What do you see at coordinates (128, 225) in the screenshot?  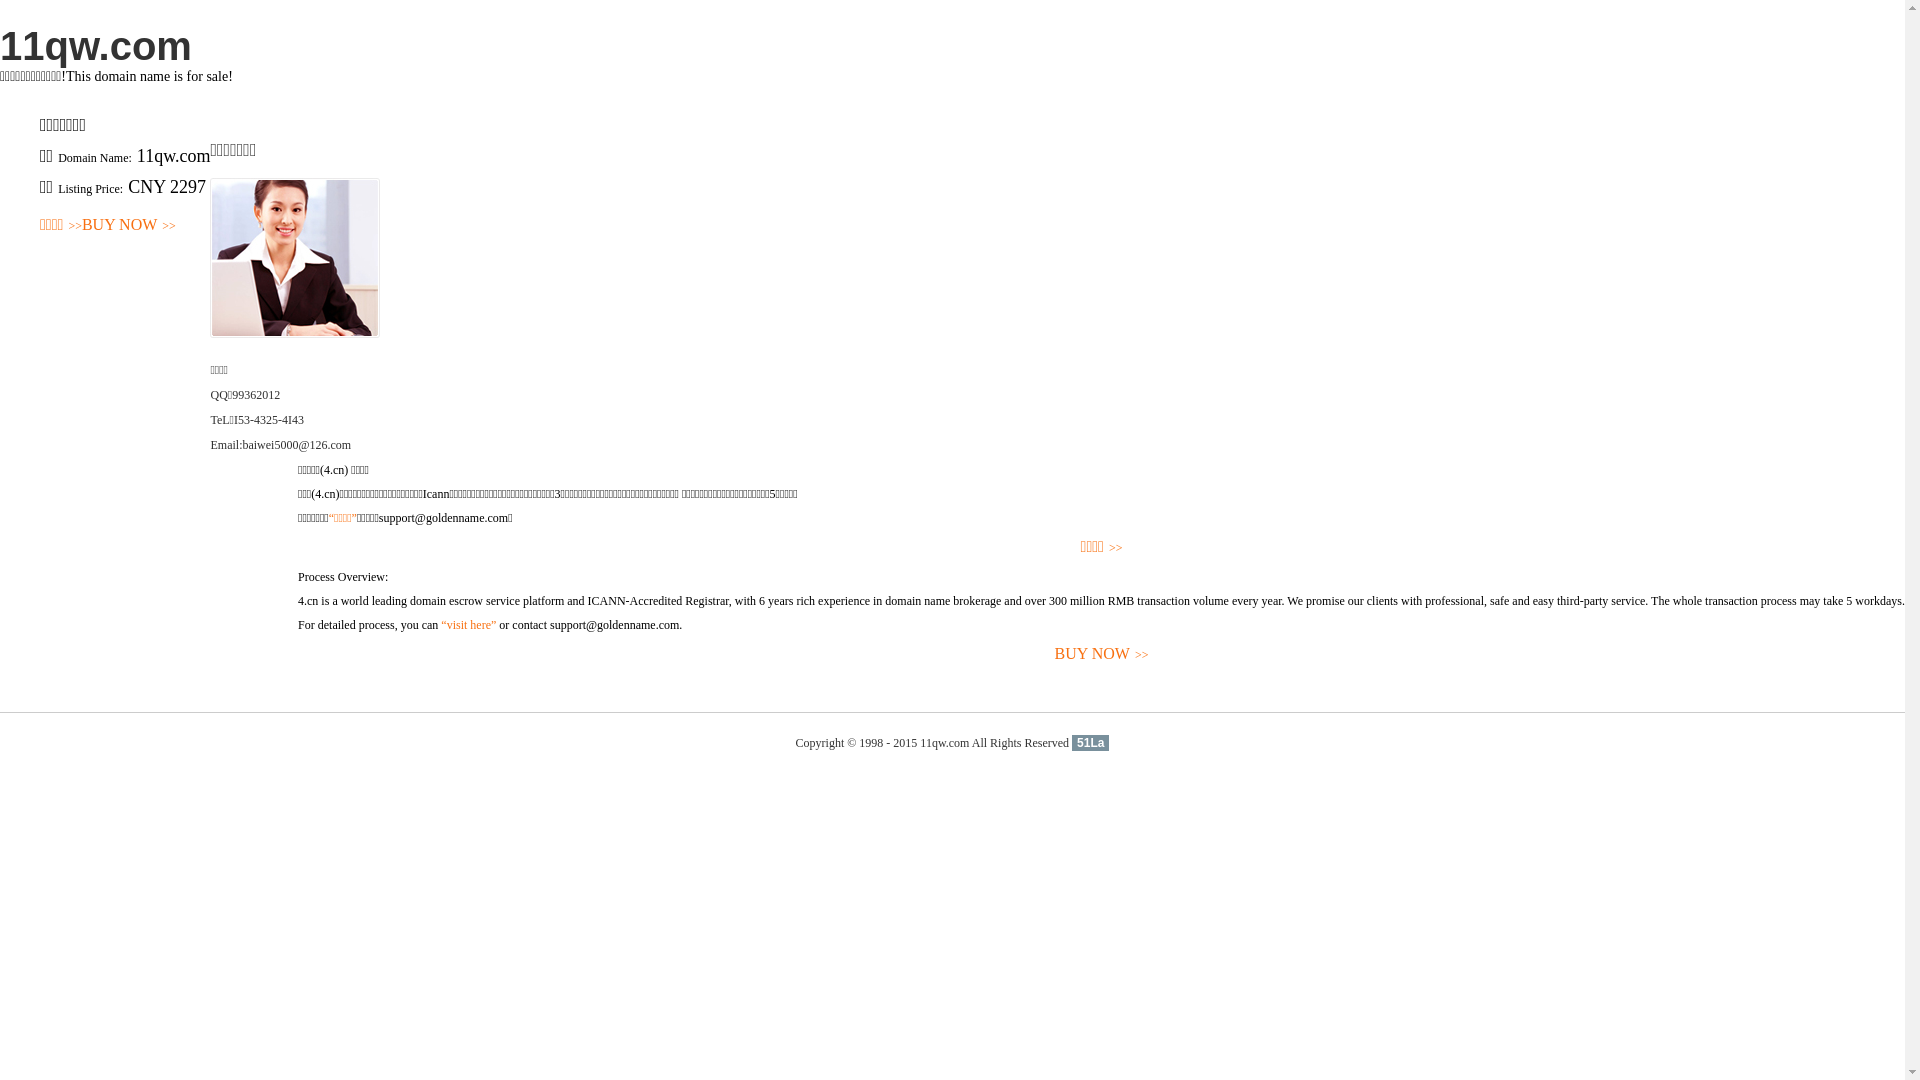 I see `'BUY NOW>>'` at bounding box center [128, 225].